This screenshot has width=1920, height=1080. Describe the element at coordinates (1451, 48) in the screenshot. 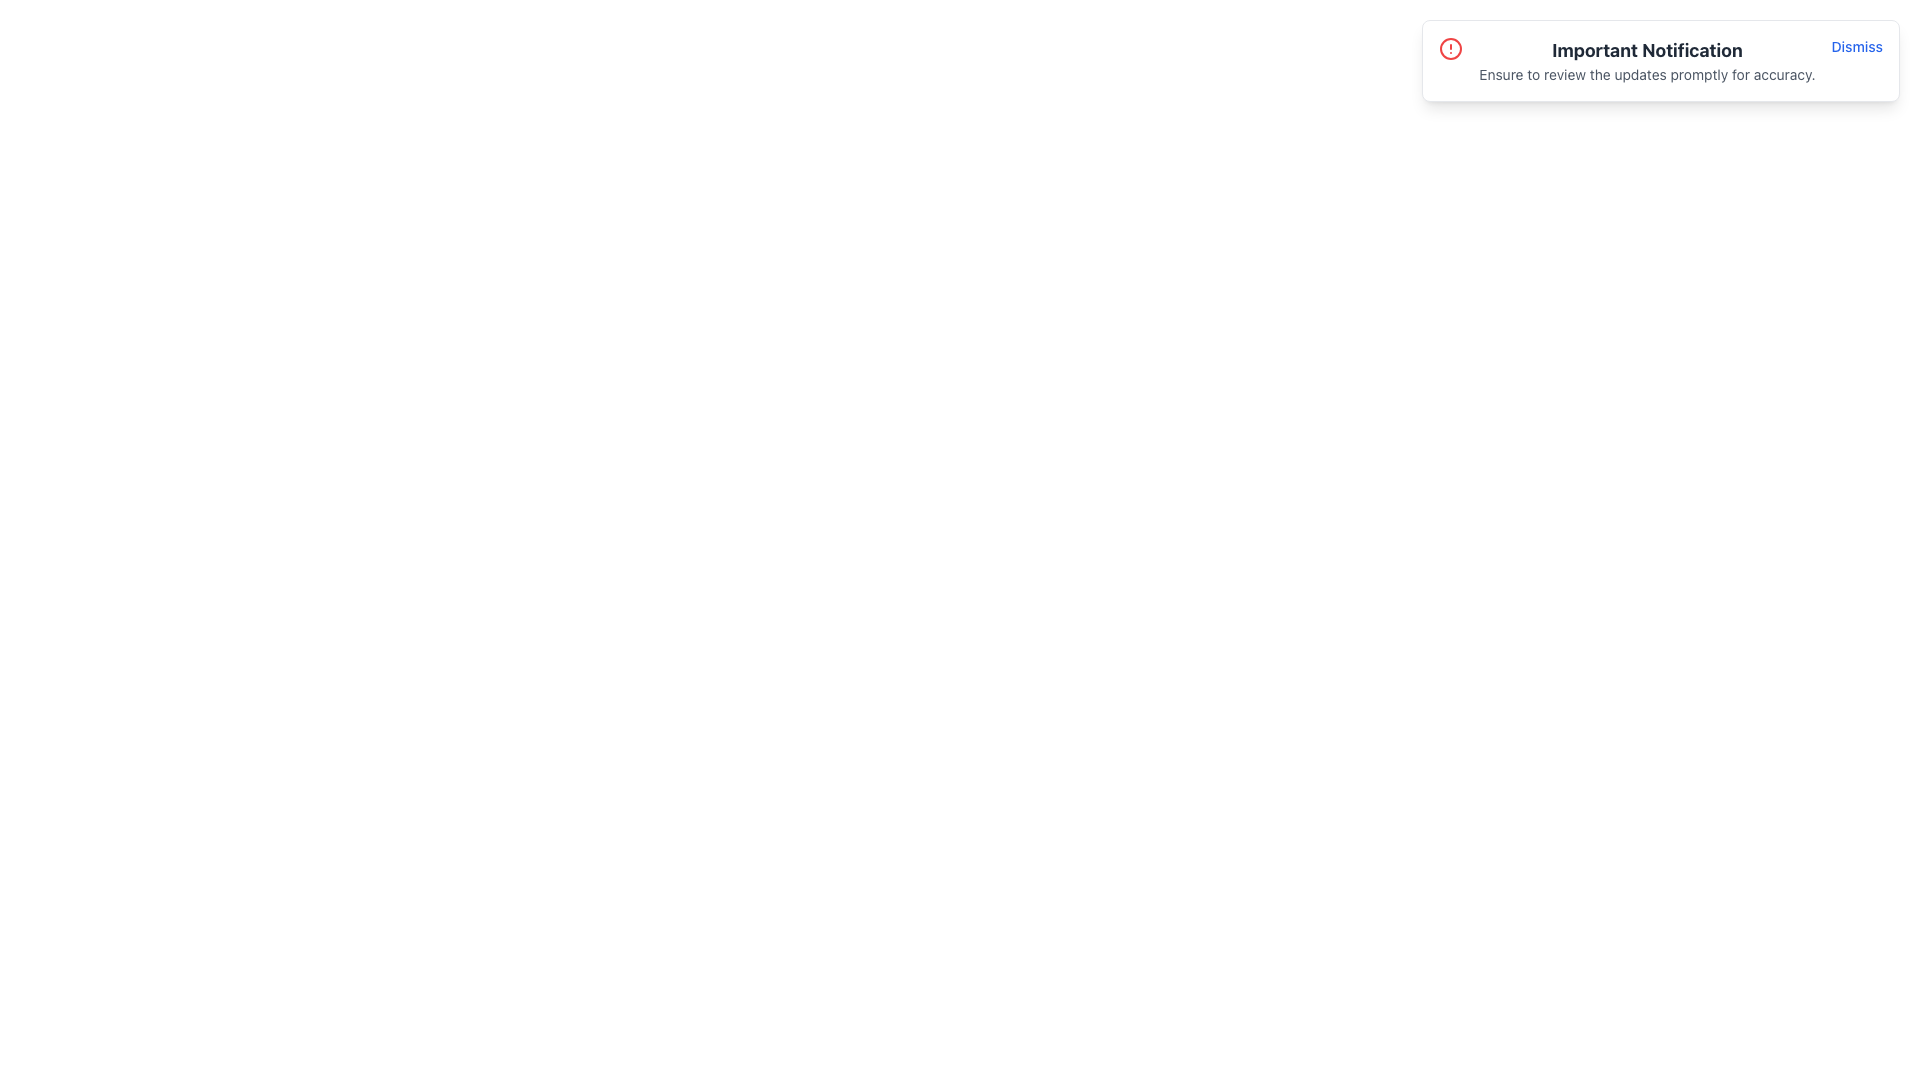

I see `the red circular icon indicating urgency or alert located in the top-left corner of the notification card, next to the text 'Important Notification'` at that location.